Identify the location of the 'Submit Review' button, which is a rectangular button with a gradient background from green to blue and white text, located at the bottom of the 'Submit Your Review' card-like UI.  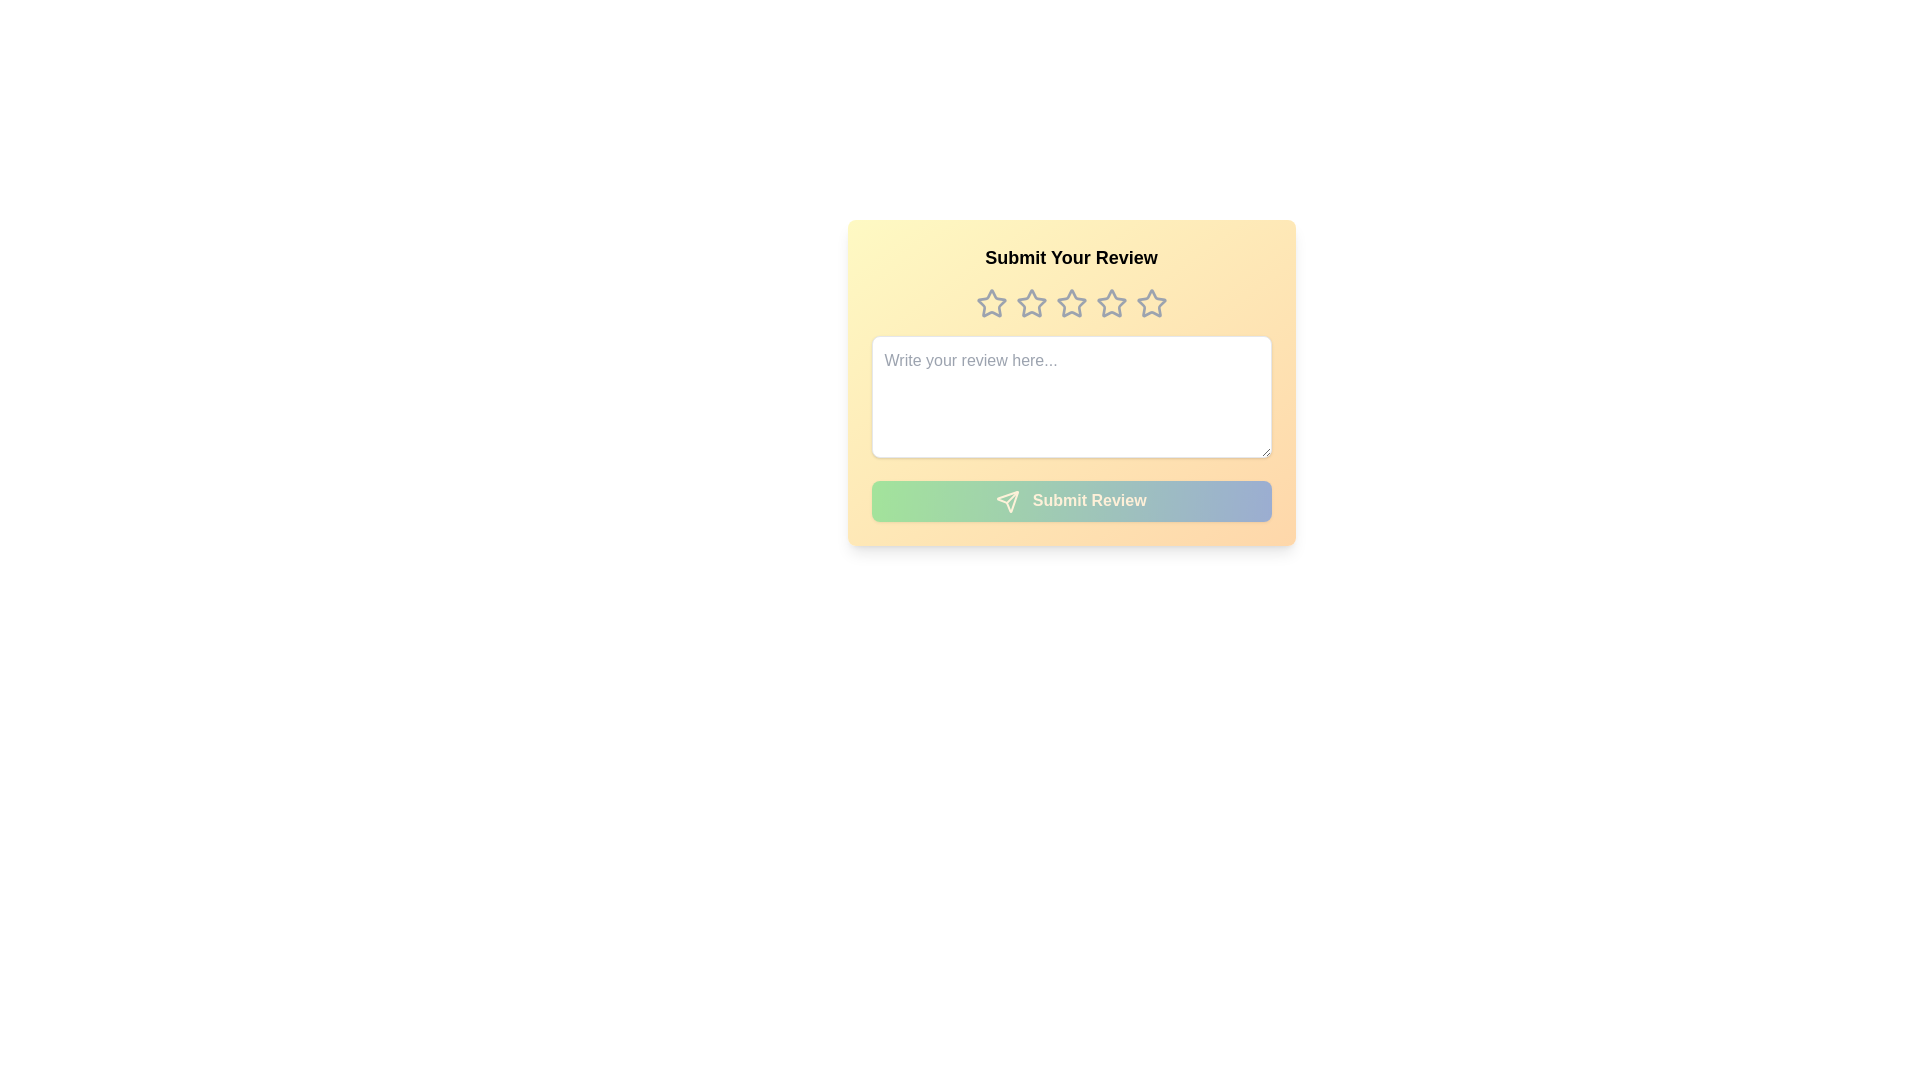
(1070, 500).